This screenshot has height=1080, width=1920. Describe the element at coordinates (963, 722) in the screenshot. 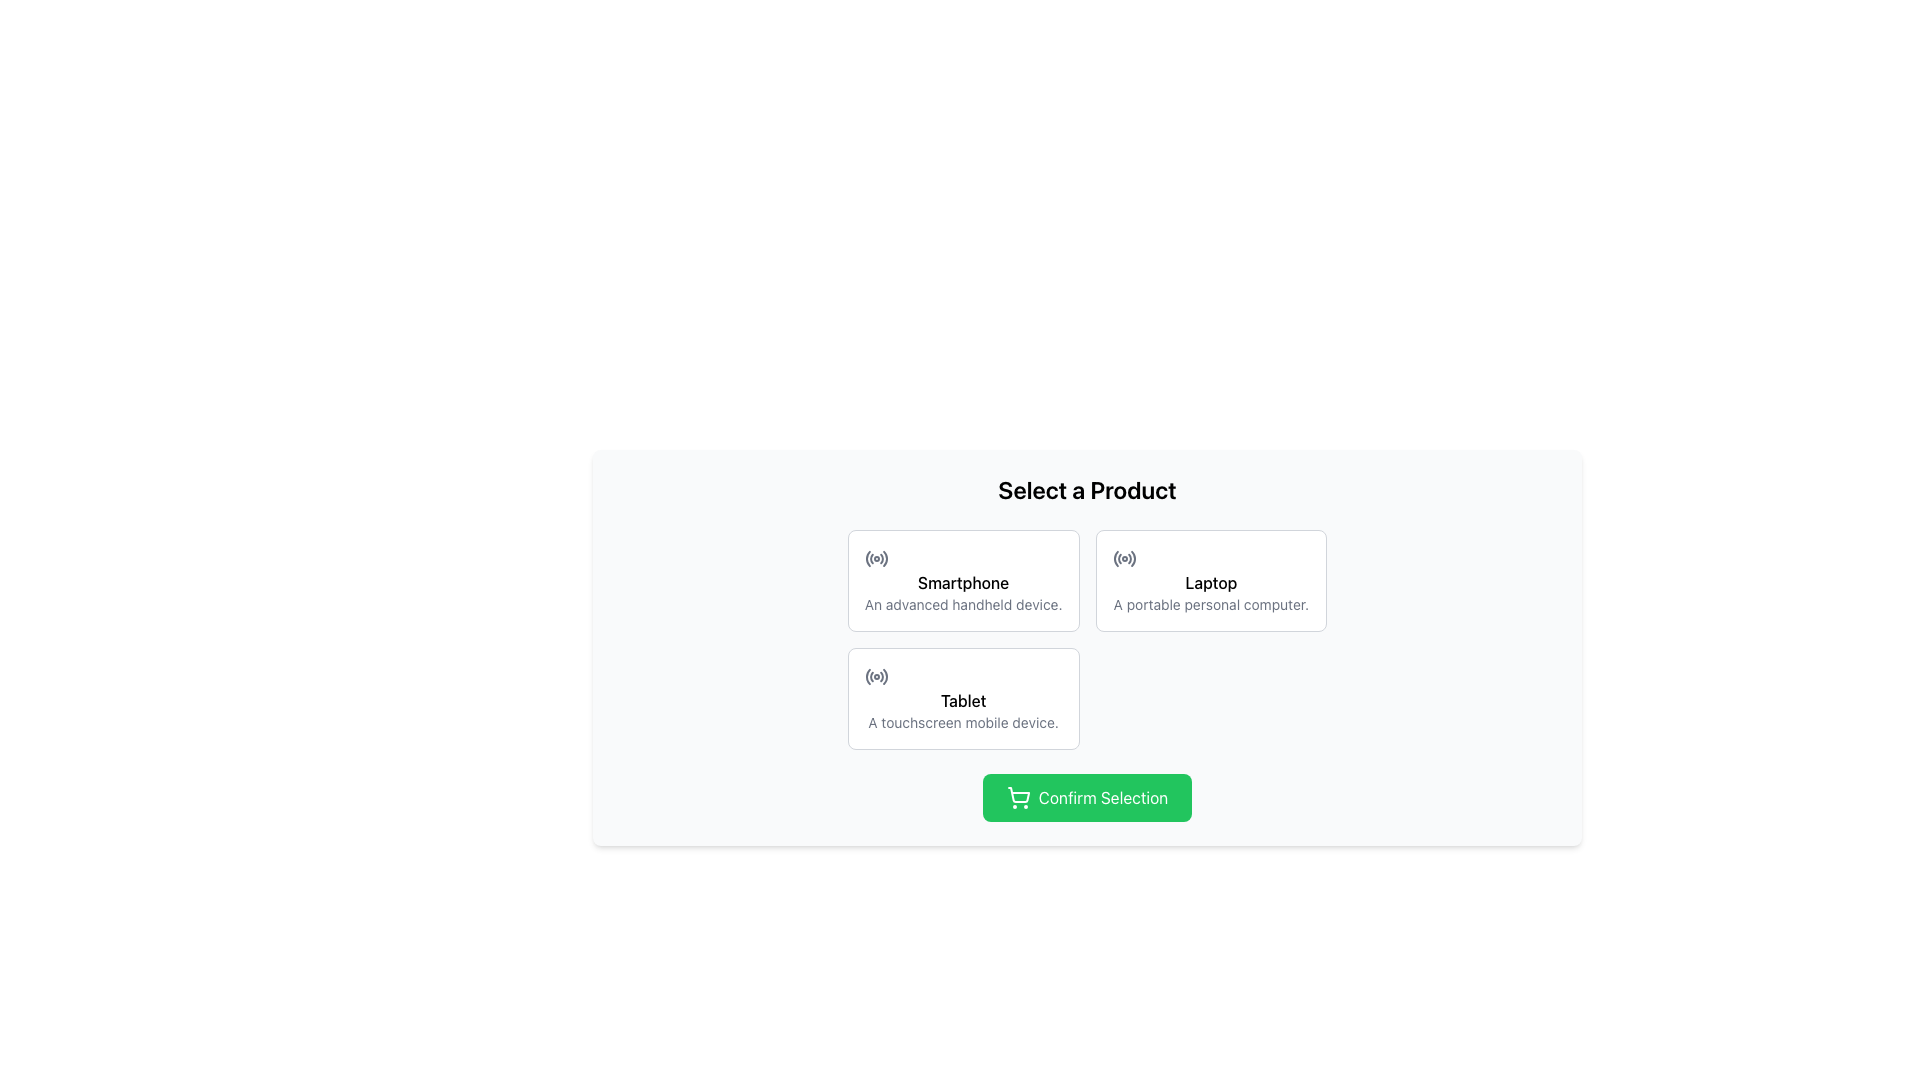

I see `the Text label that provides additional information about the 'Tablet' selection option, located directly underneath the 'Tablet' title` at that location.